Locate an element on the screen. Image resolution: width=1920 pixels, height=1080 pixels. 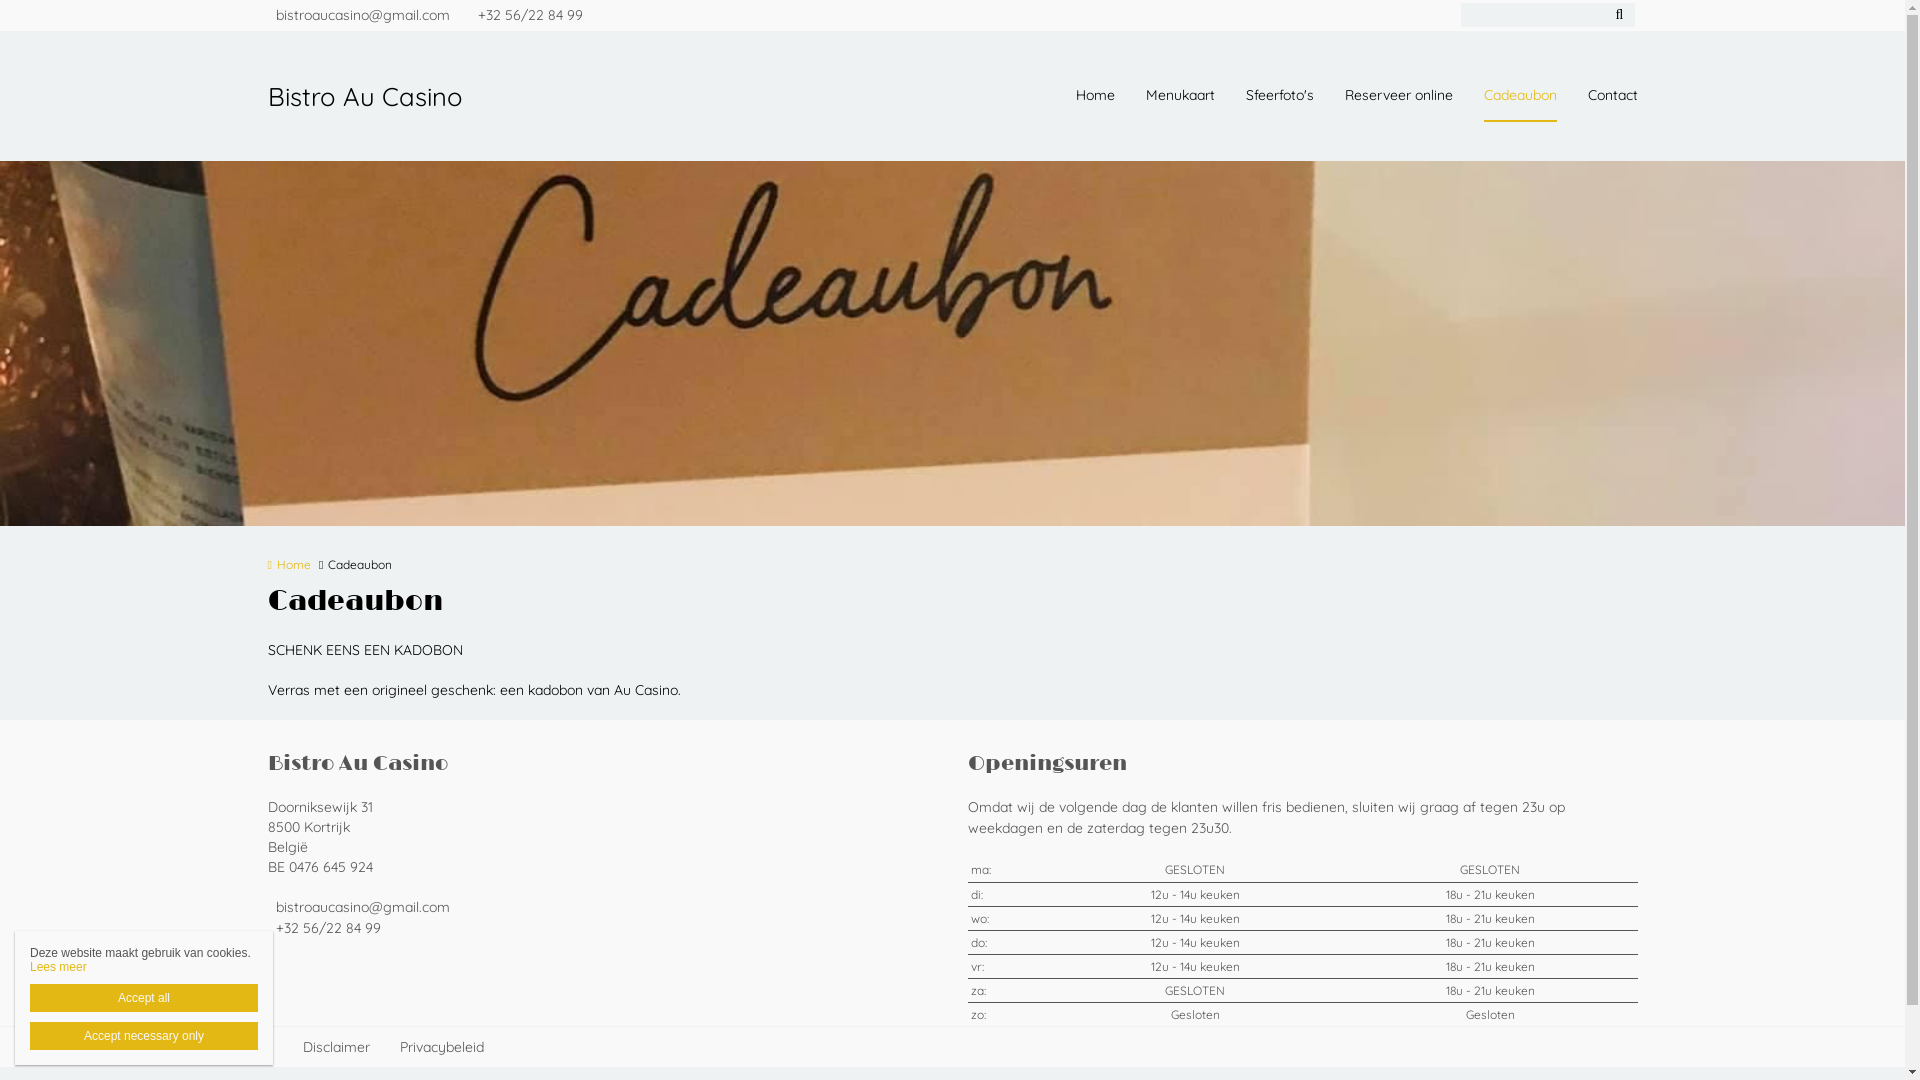
'Disclaimer' is located at coordinates (336, 1045).